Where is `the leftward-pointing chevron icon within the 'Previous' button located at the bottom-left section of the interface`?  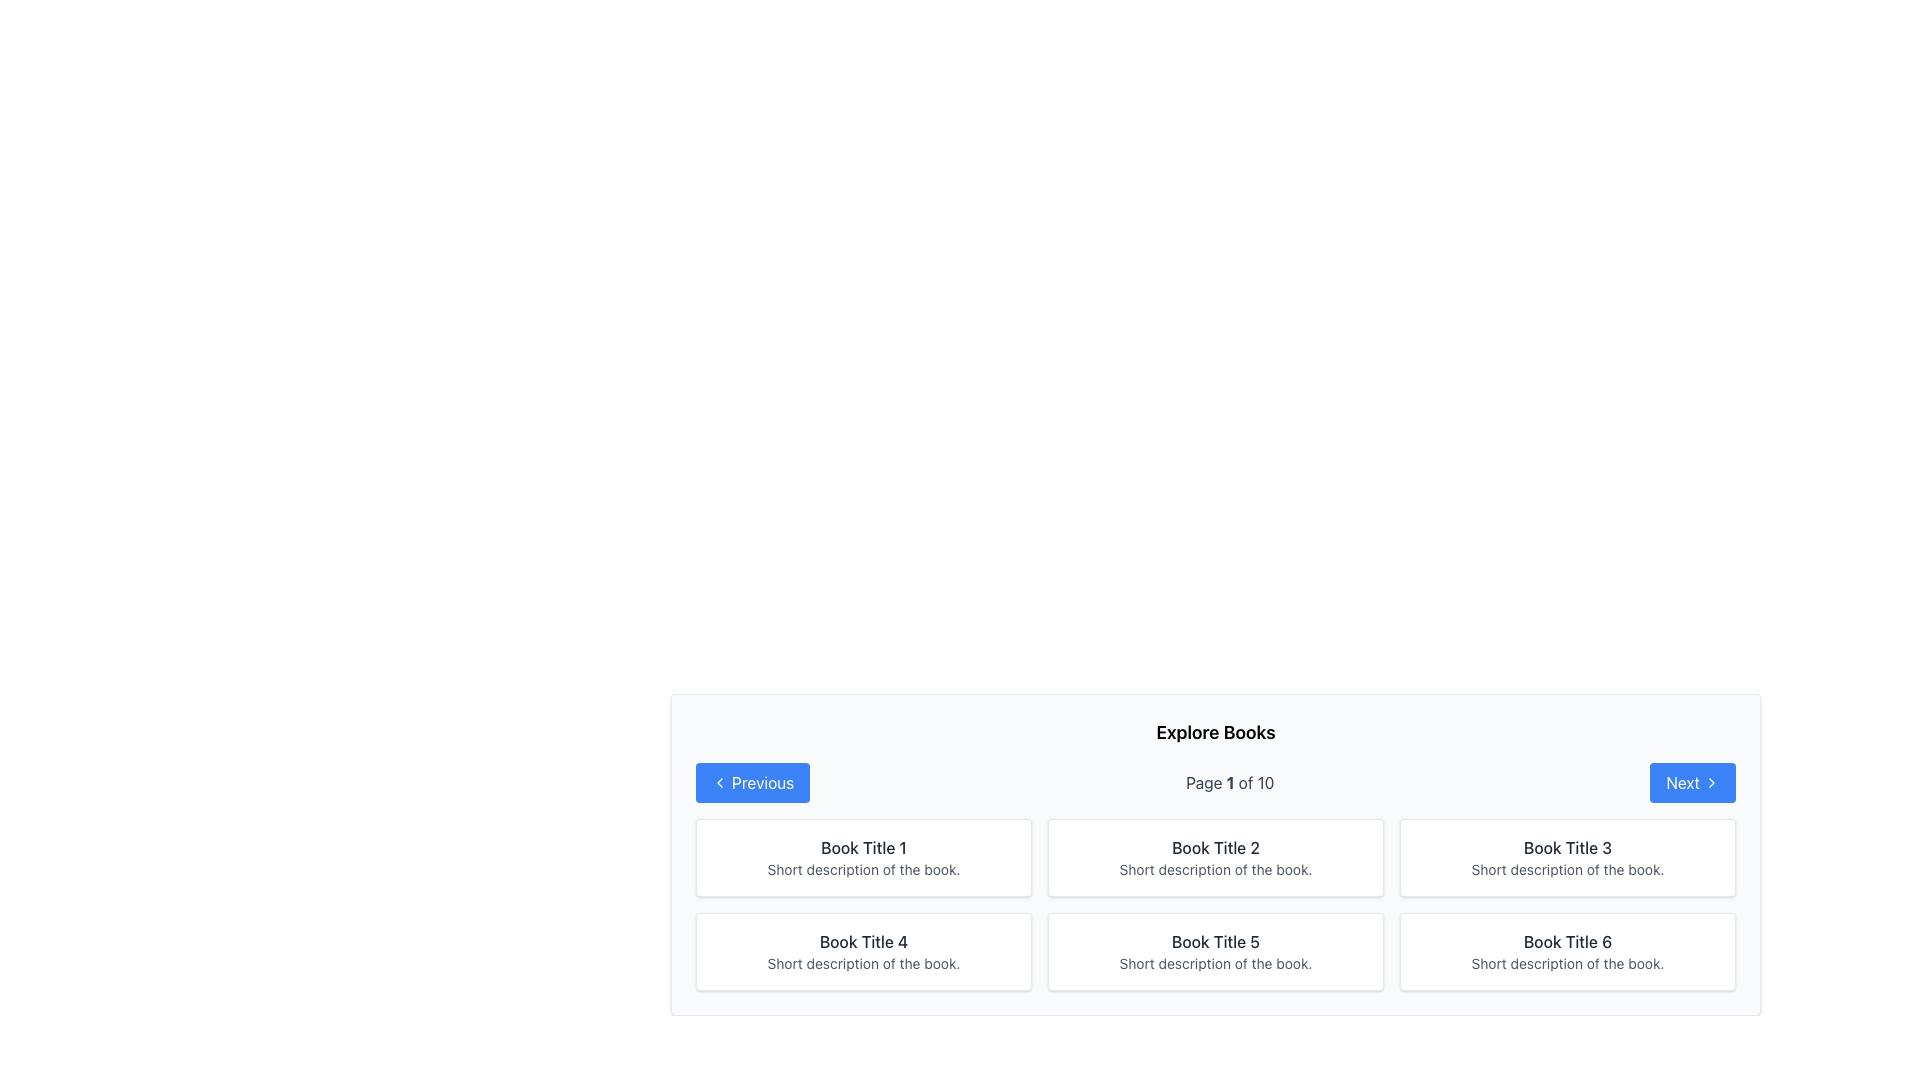 the leftward-pointing chevron icon within the 'Previous' button located at the bottom-left section of the interface is located at coordinates (720, 782).